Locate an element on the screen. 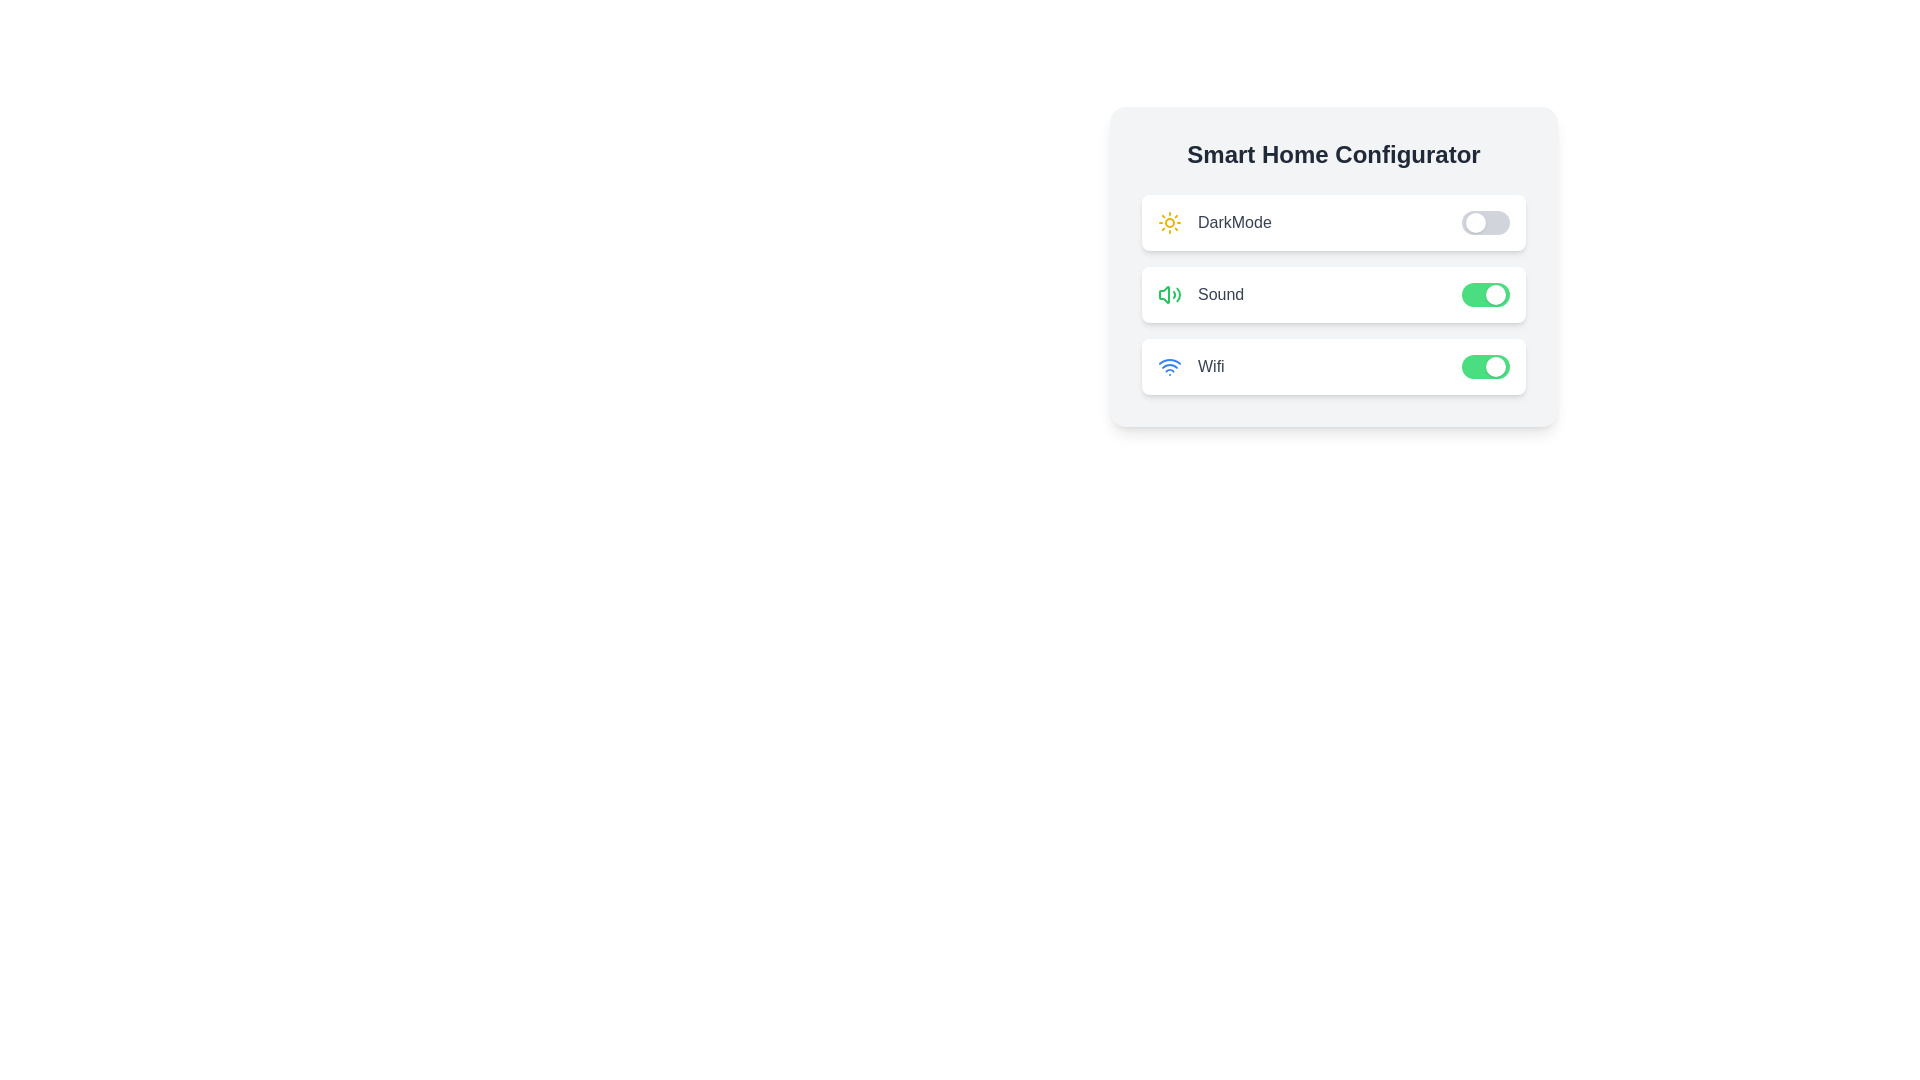 The image size is (1920, 1080). the sun icon representing the 'DarkMode' feature, located in the upper-left area of the 'DarkMode' section is located at coordinates (1170, 223).